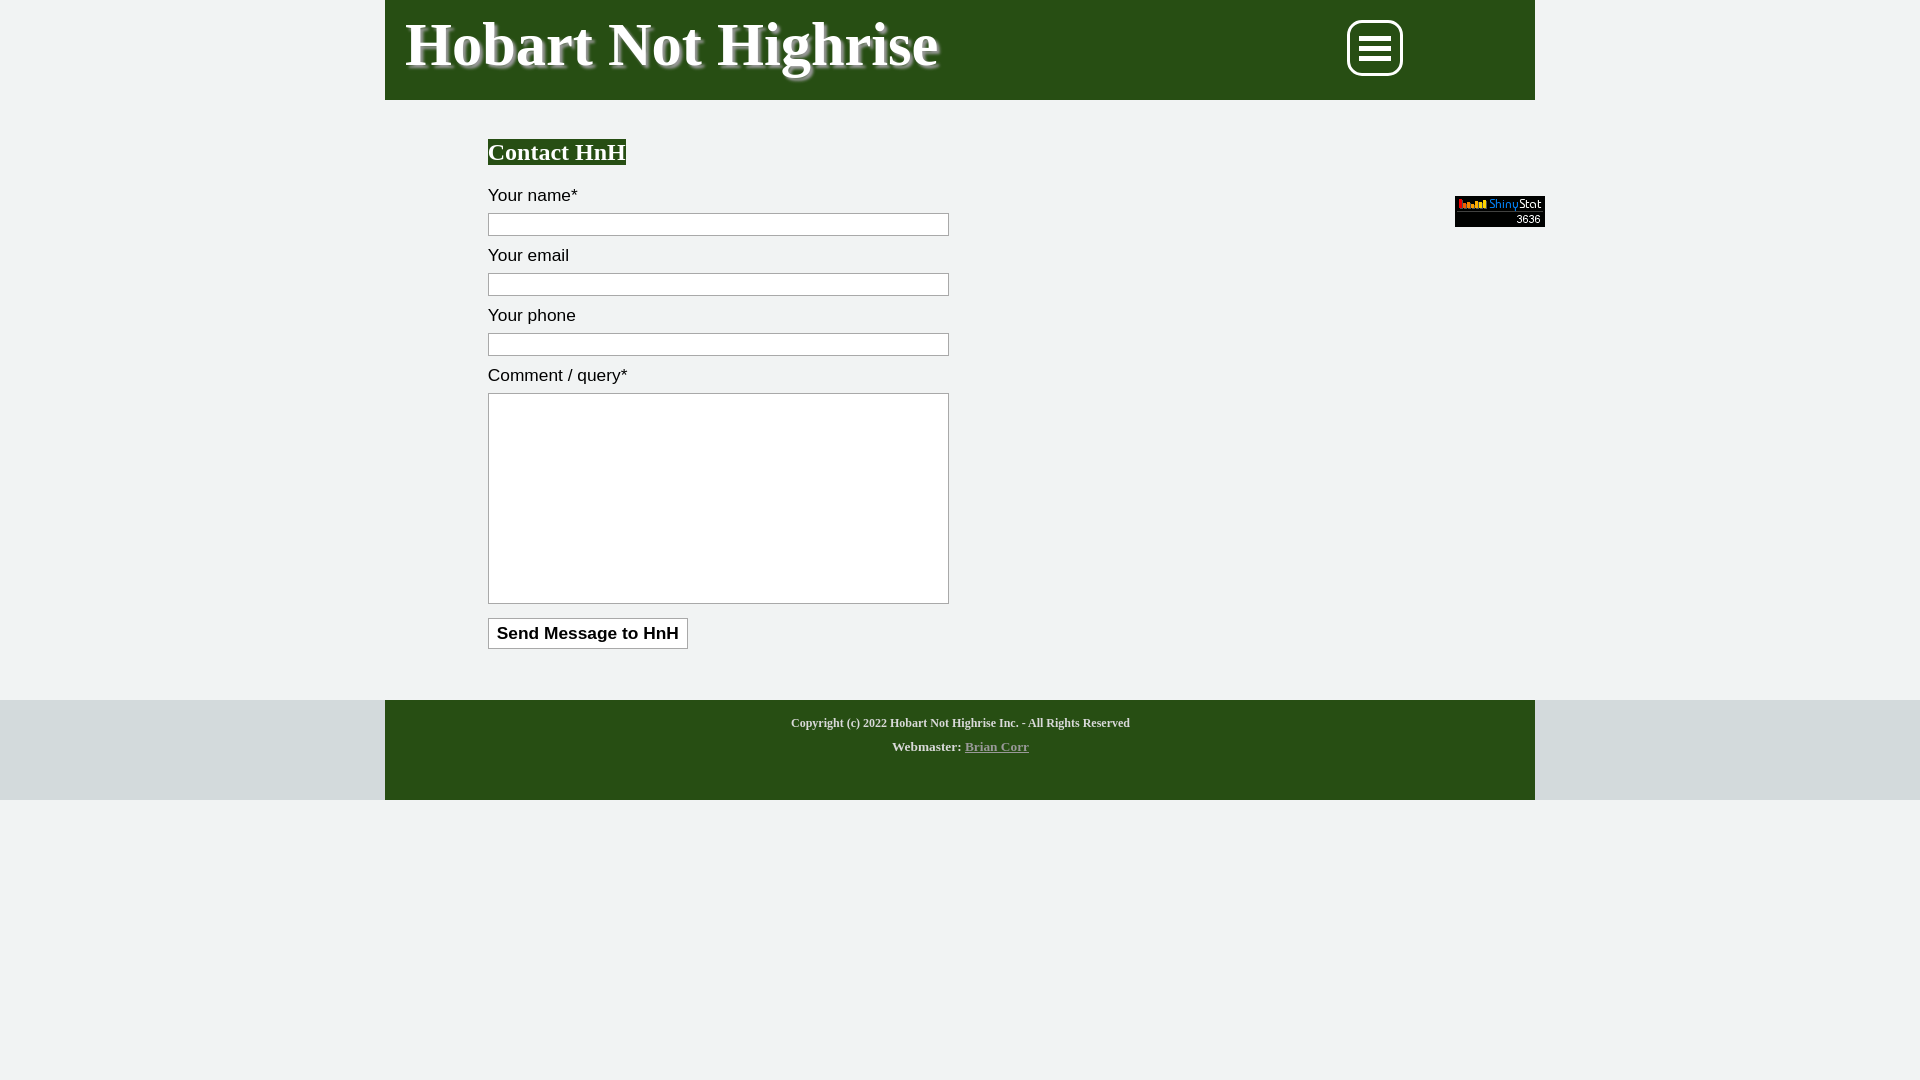  What do you see at coordinates (997, 746) in the screenshot?
I see `'Brian Corr'` at bounding box center [997, 746].